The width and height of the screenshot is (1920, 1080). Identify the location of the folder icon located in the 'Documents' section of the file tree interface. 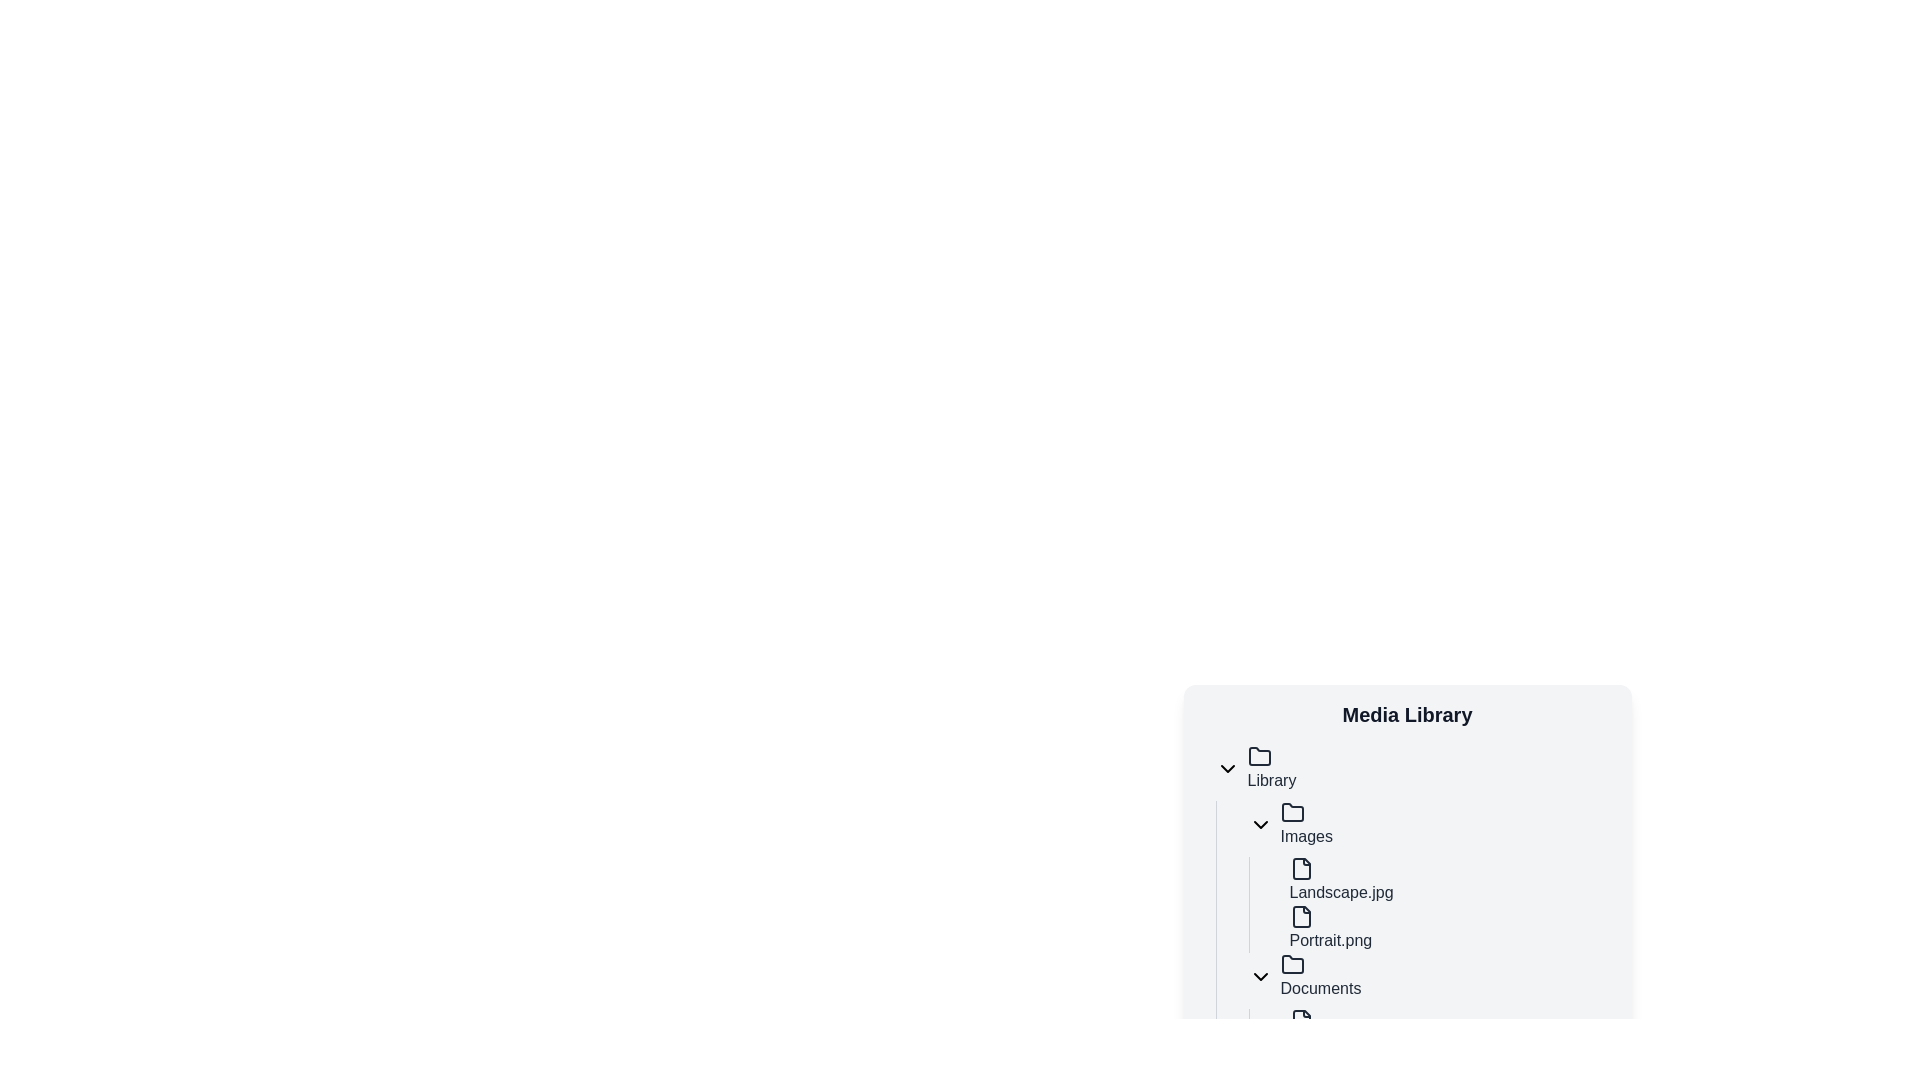
(1292, 963).